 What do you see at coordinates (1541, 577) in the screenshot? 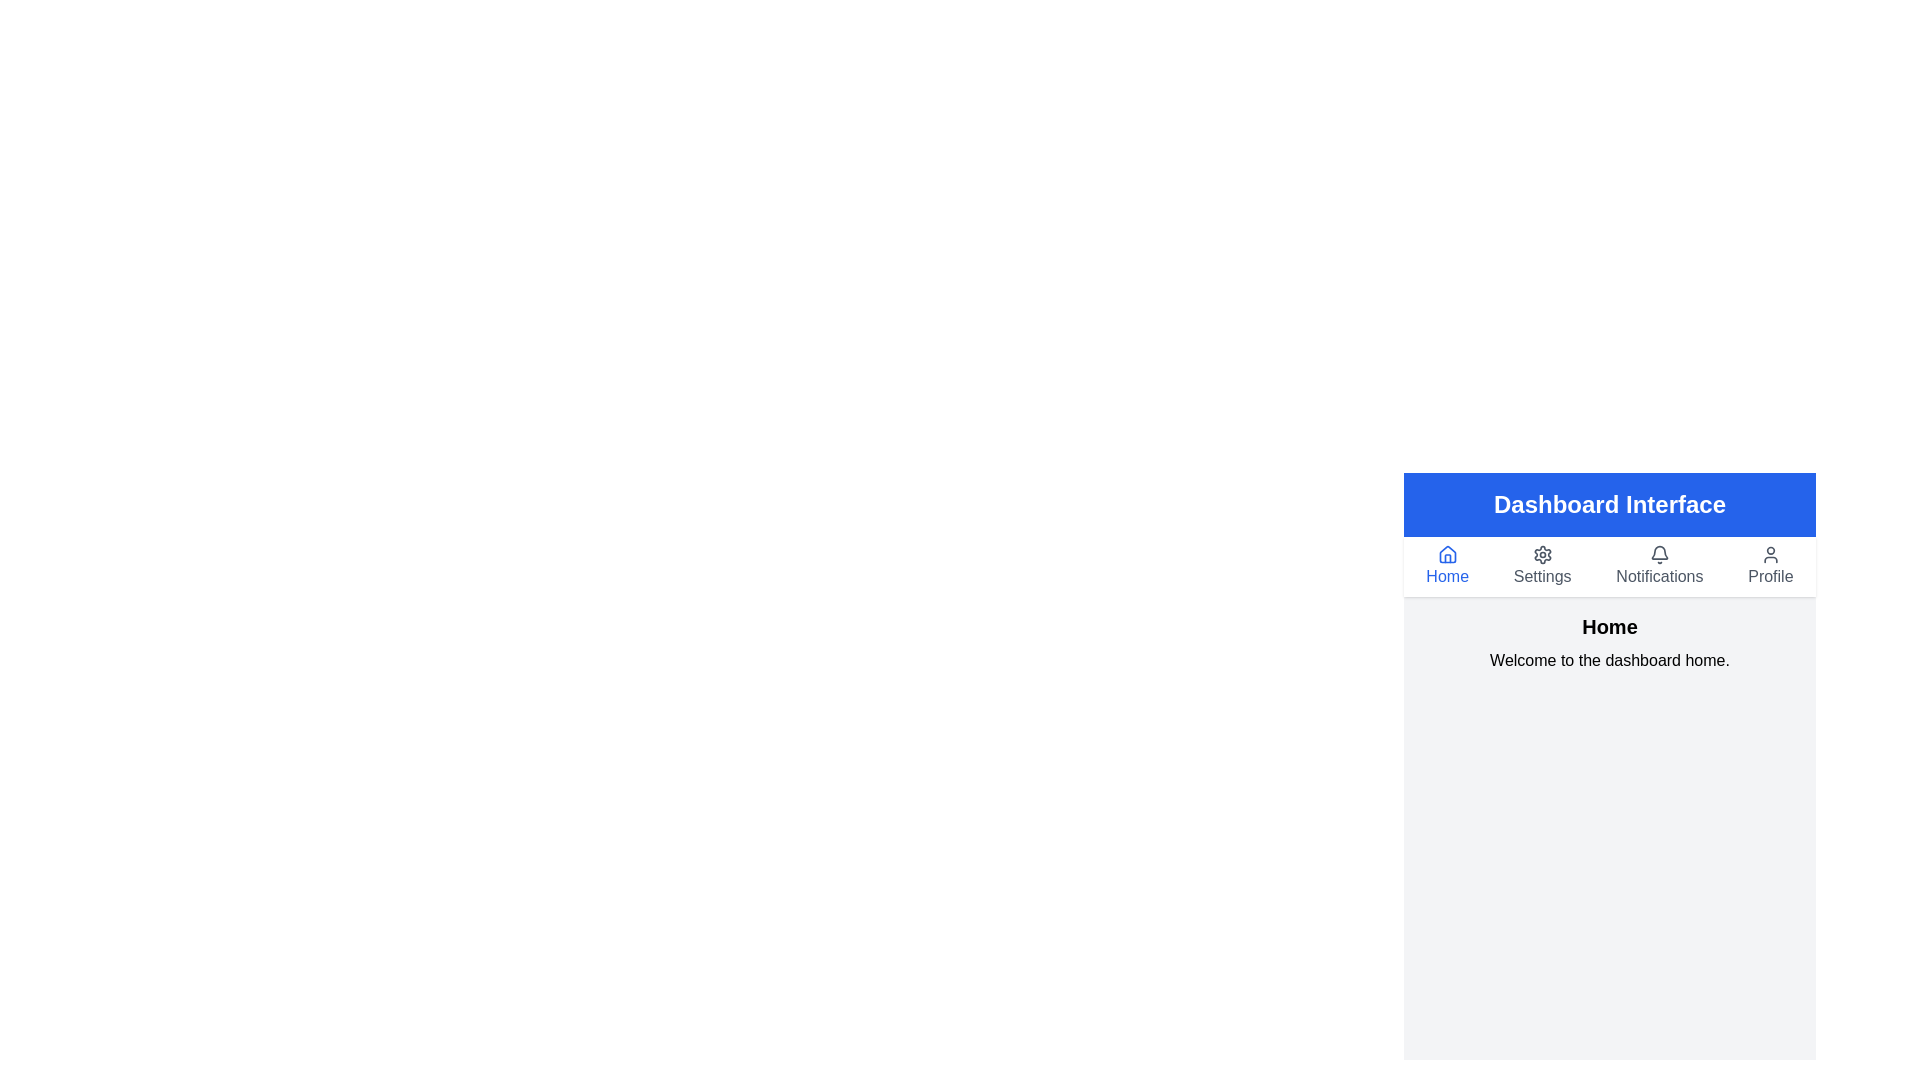
I see `the 'Settings' text label in the horizontal navigation menu located below the blue header labeled 'Dashboard Interface'` at bounding box center [1541, 577].